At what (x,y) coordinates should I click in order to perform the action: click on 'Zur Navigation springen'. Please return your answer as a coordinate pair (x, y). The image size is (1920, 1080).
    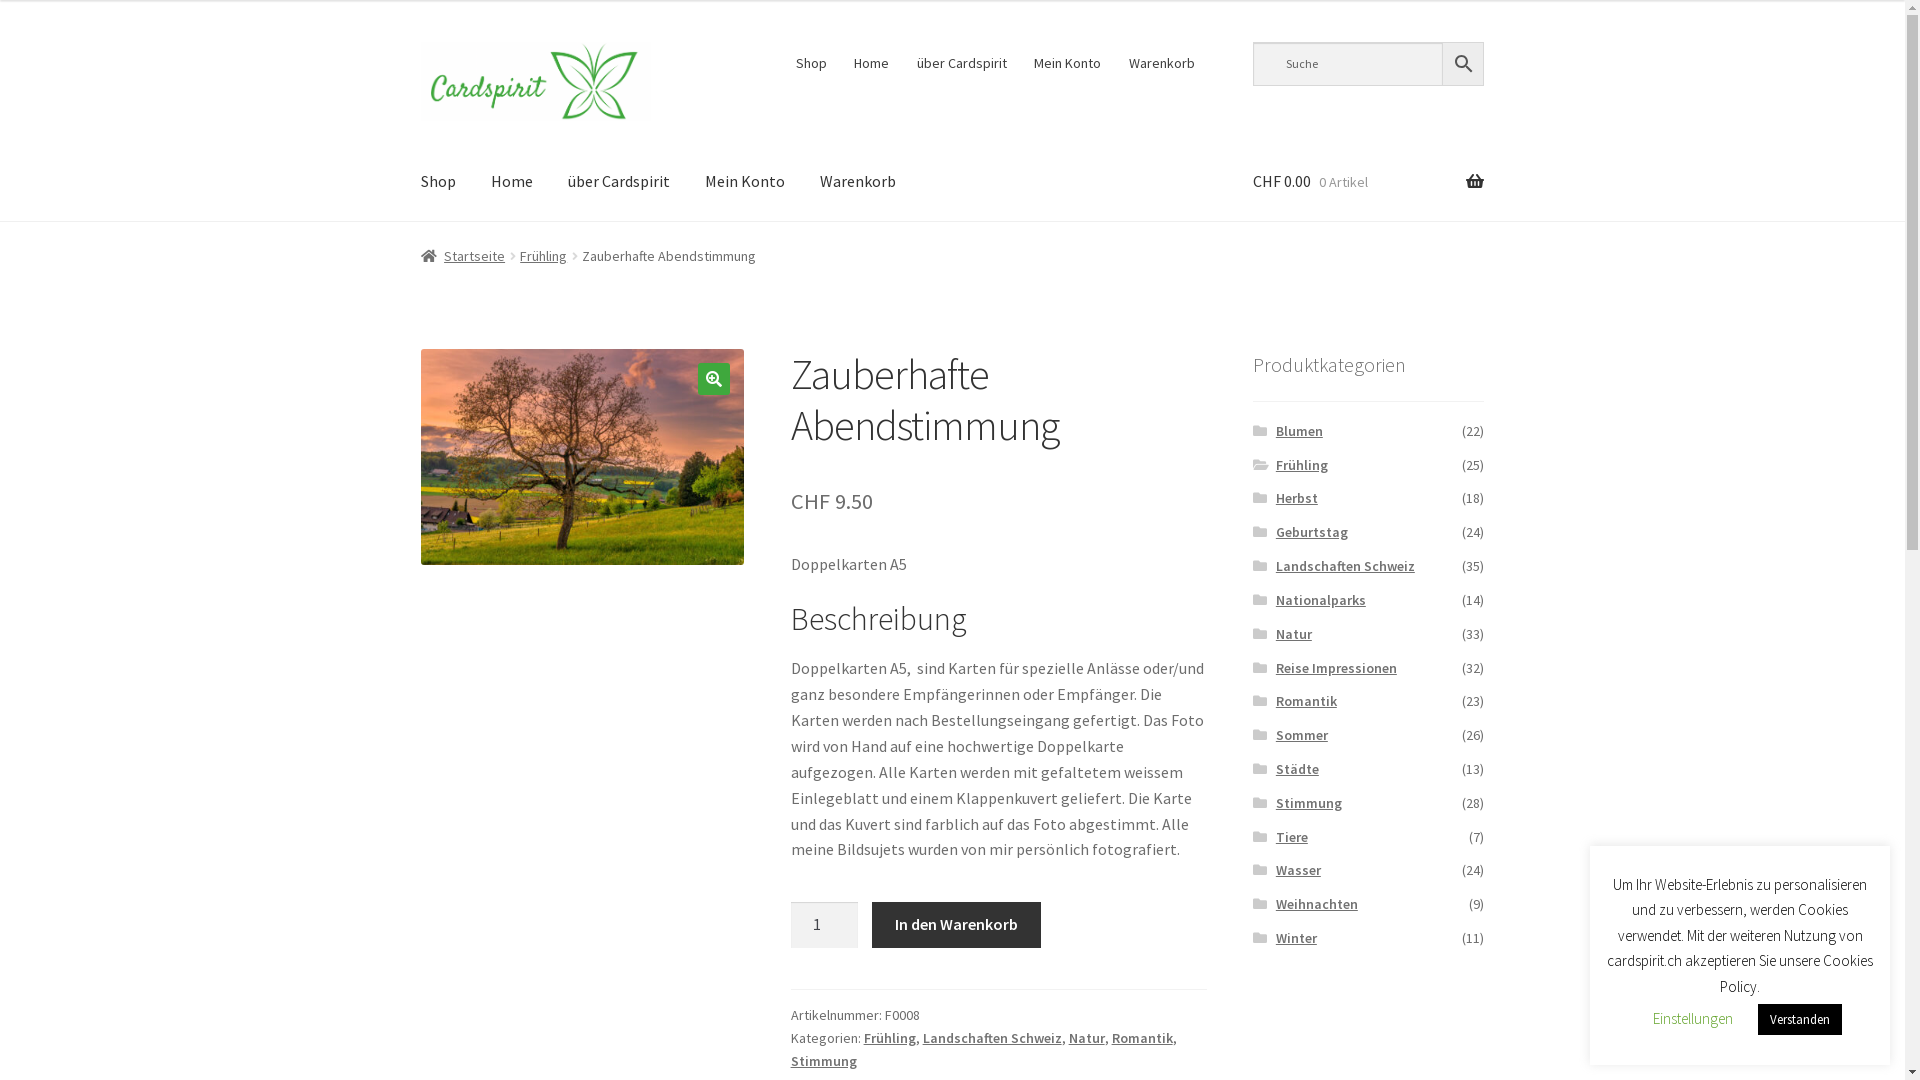
    Looking at the image, I should click on (419, 41).